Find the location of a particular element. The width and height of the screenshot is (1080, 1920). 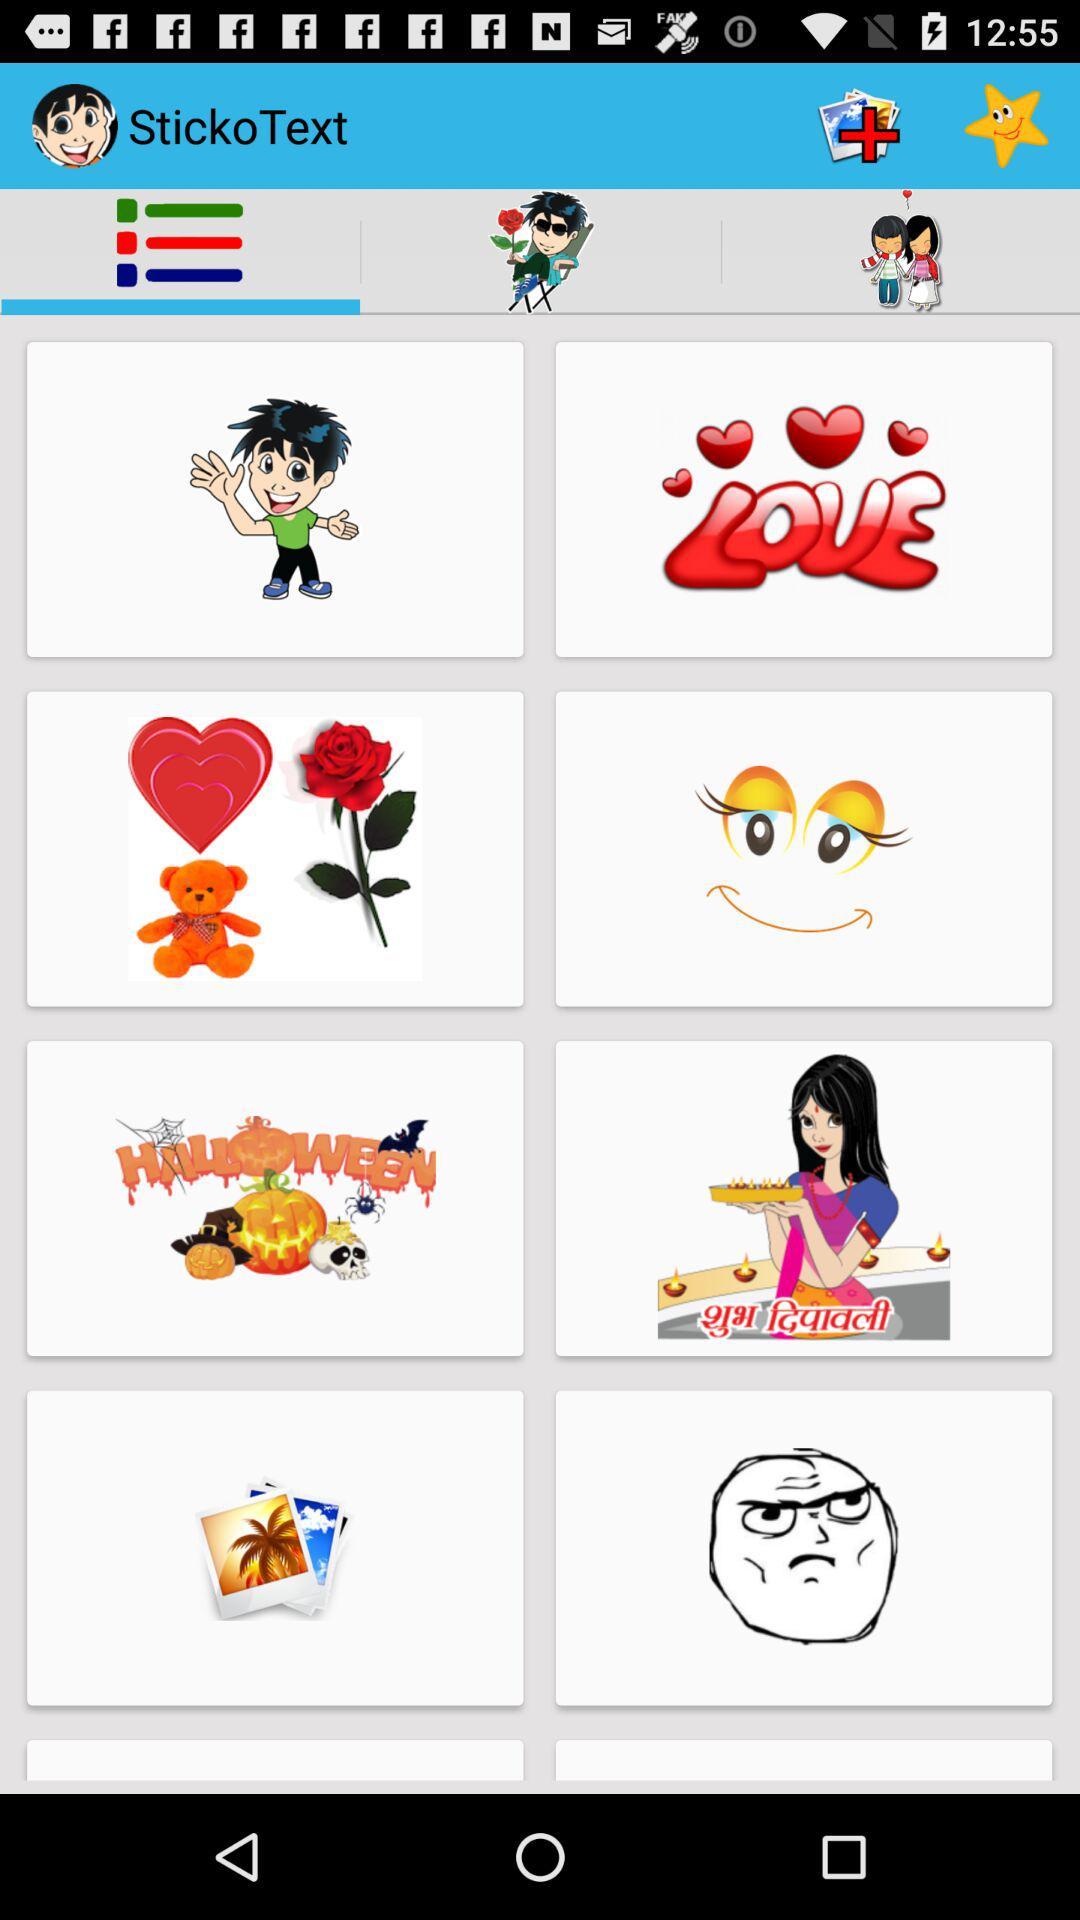

the icon of the 2 girls is located at coordinates (902, 251).